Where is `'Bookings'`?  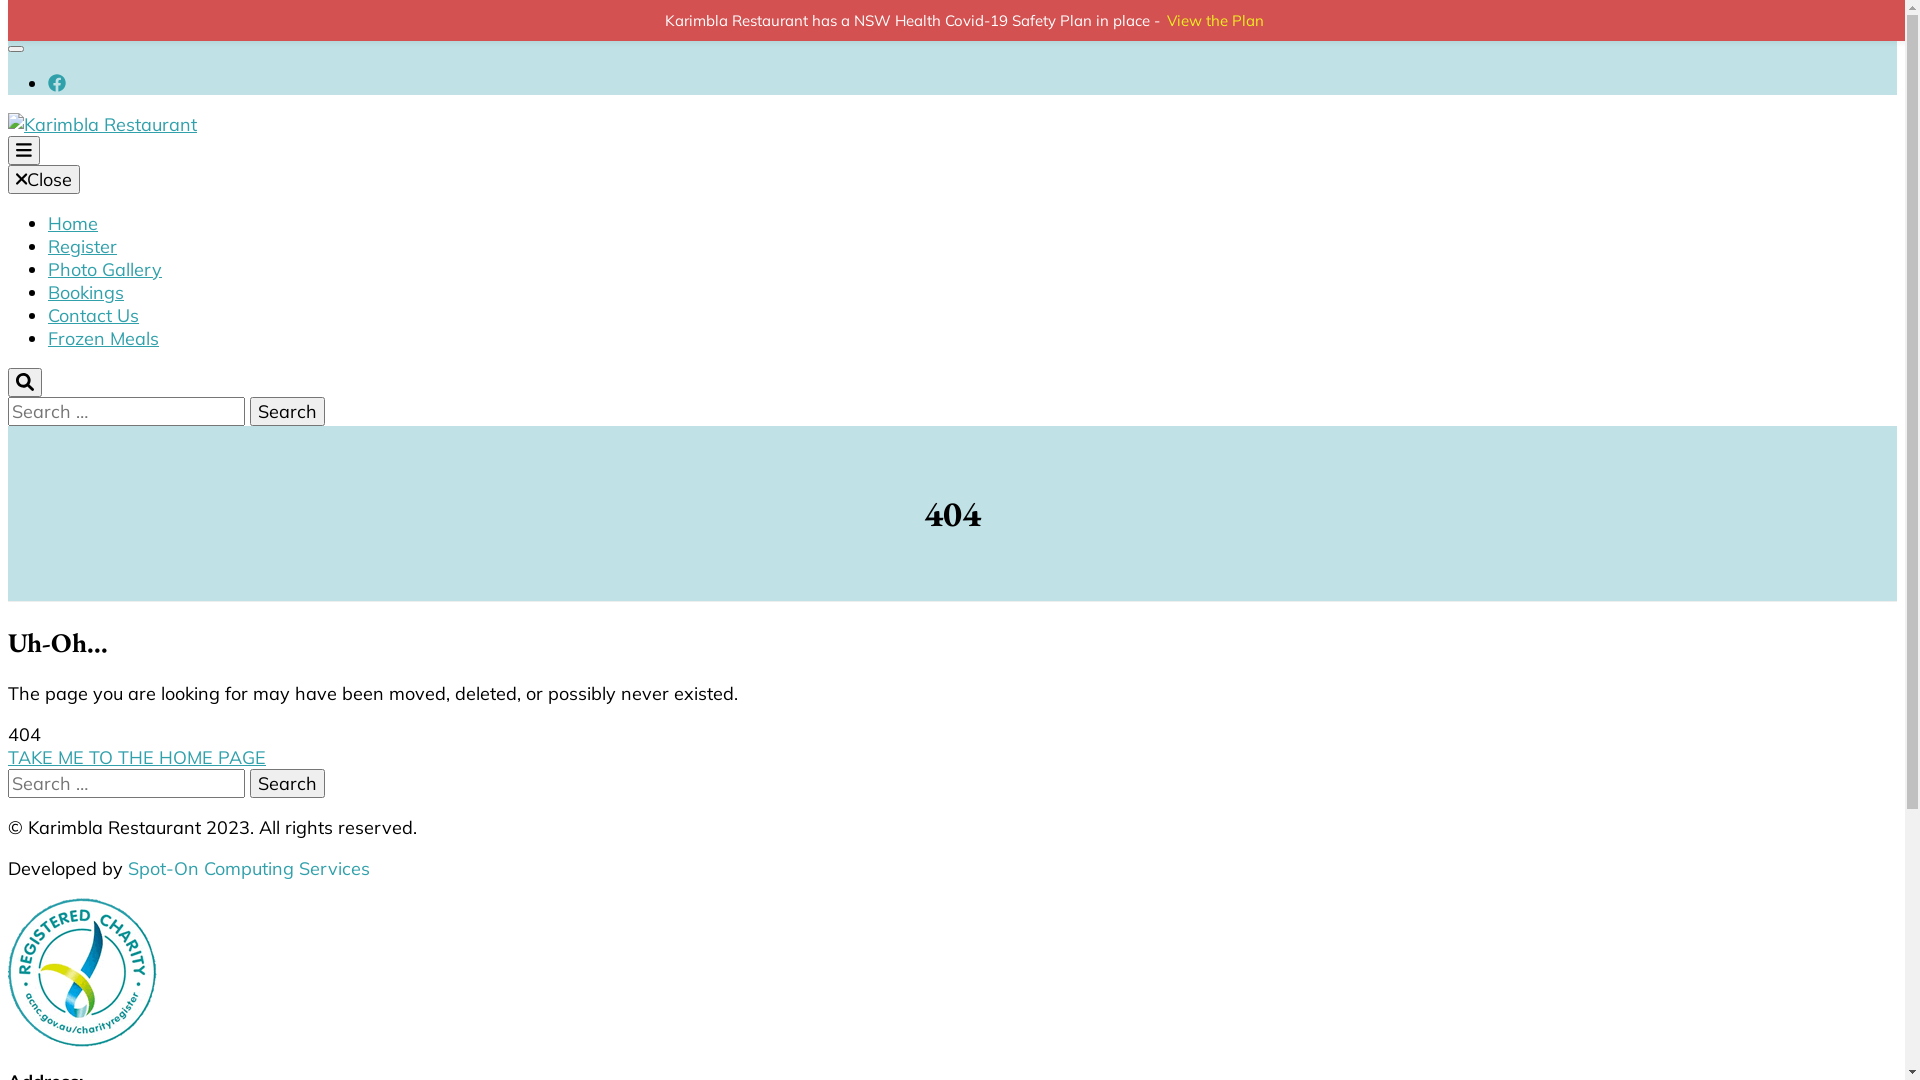
'Bookings' is located at coordinates (48, 292).